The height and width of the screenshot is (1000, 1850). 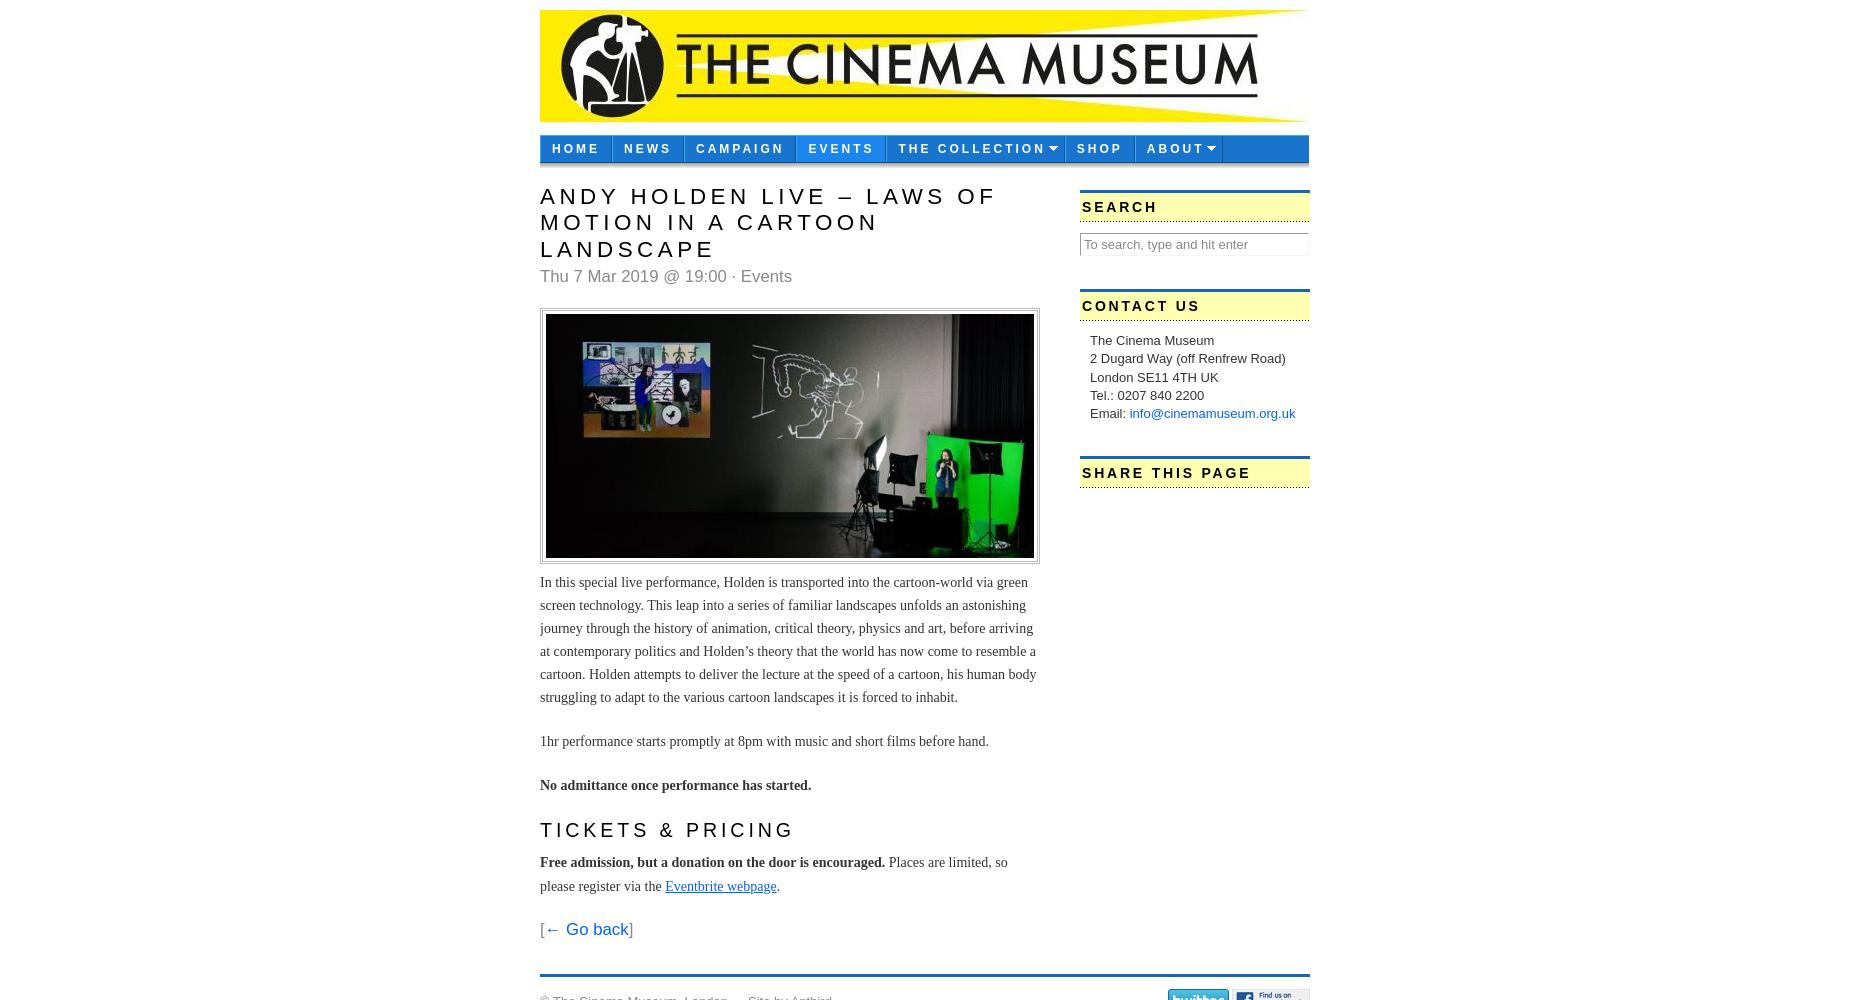 What do you see at coordinates (675, 785) in the screenshot?
I see `'No admittance once performance has started.'` at bounding box center [675, 785].